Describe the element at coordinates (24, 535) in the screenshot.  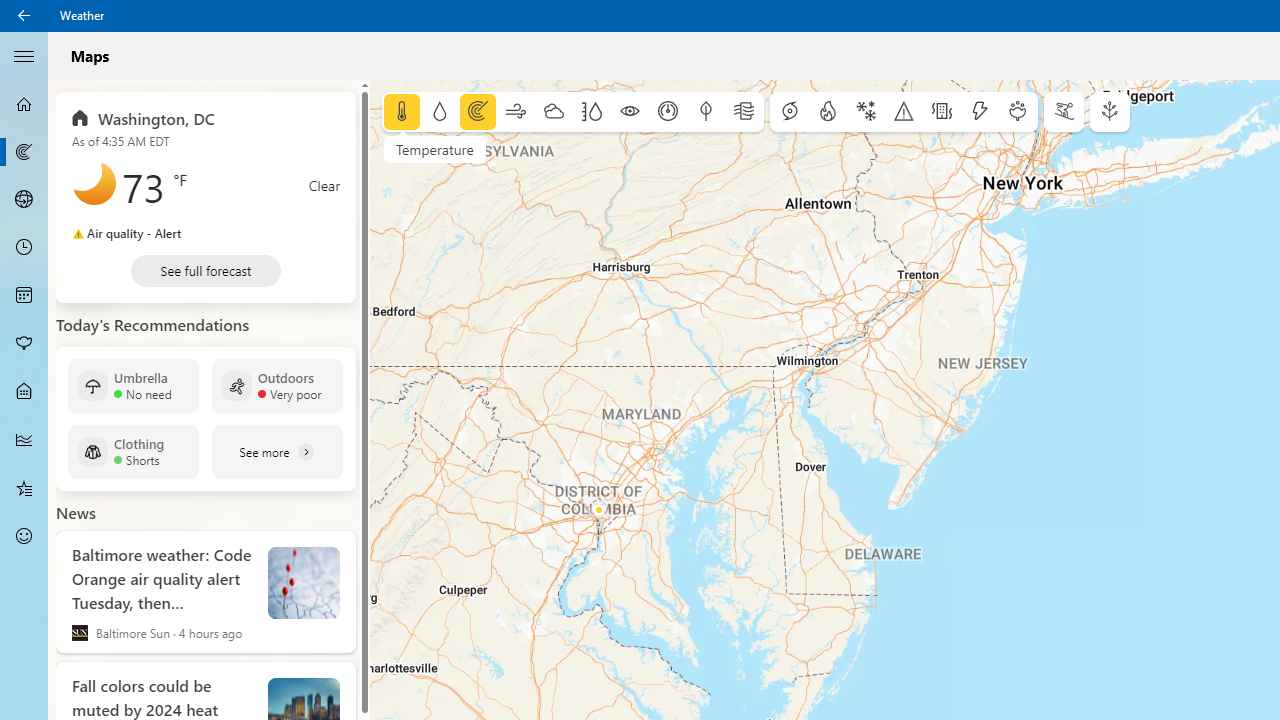
I see `'Send Feedback - Not Selected'` at that location.